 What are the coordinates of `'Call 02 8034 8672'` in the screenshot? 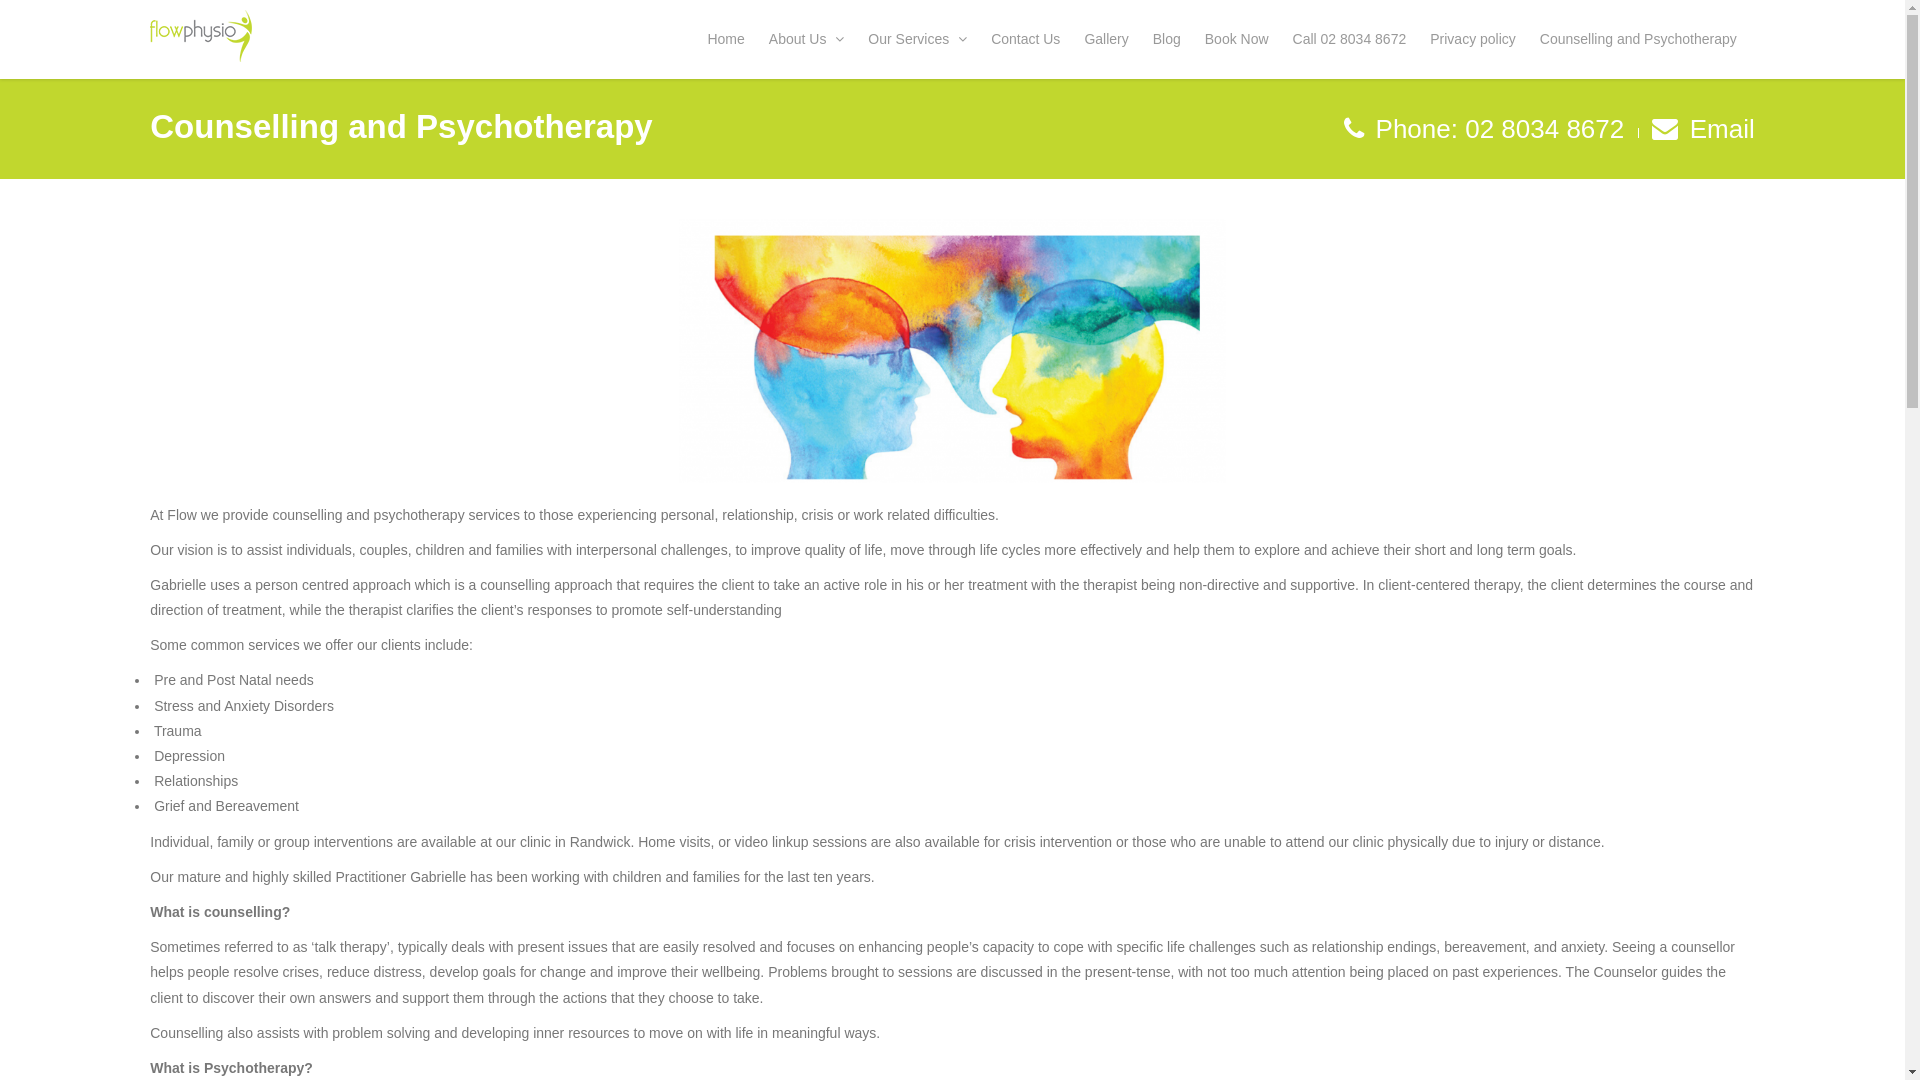 It's located at (1354, 44).